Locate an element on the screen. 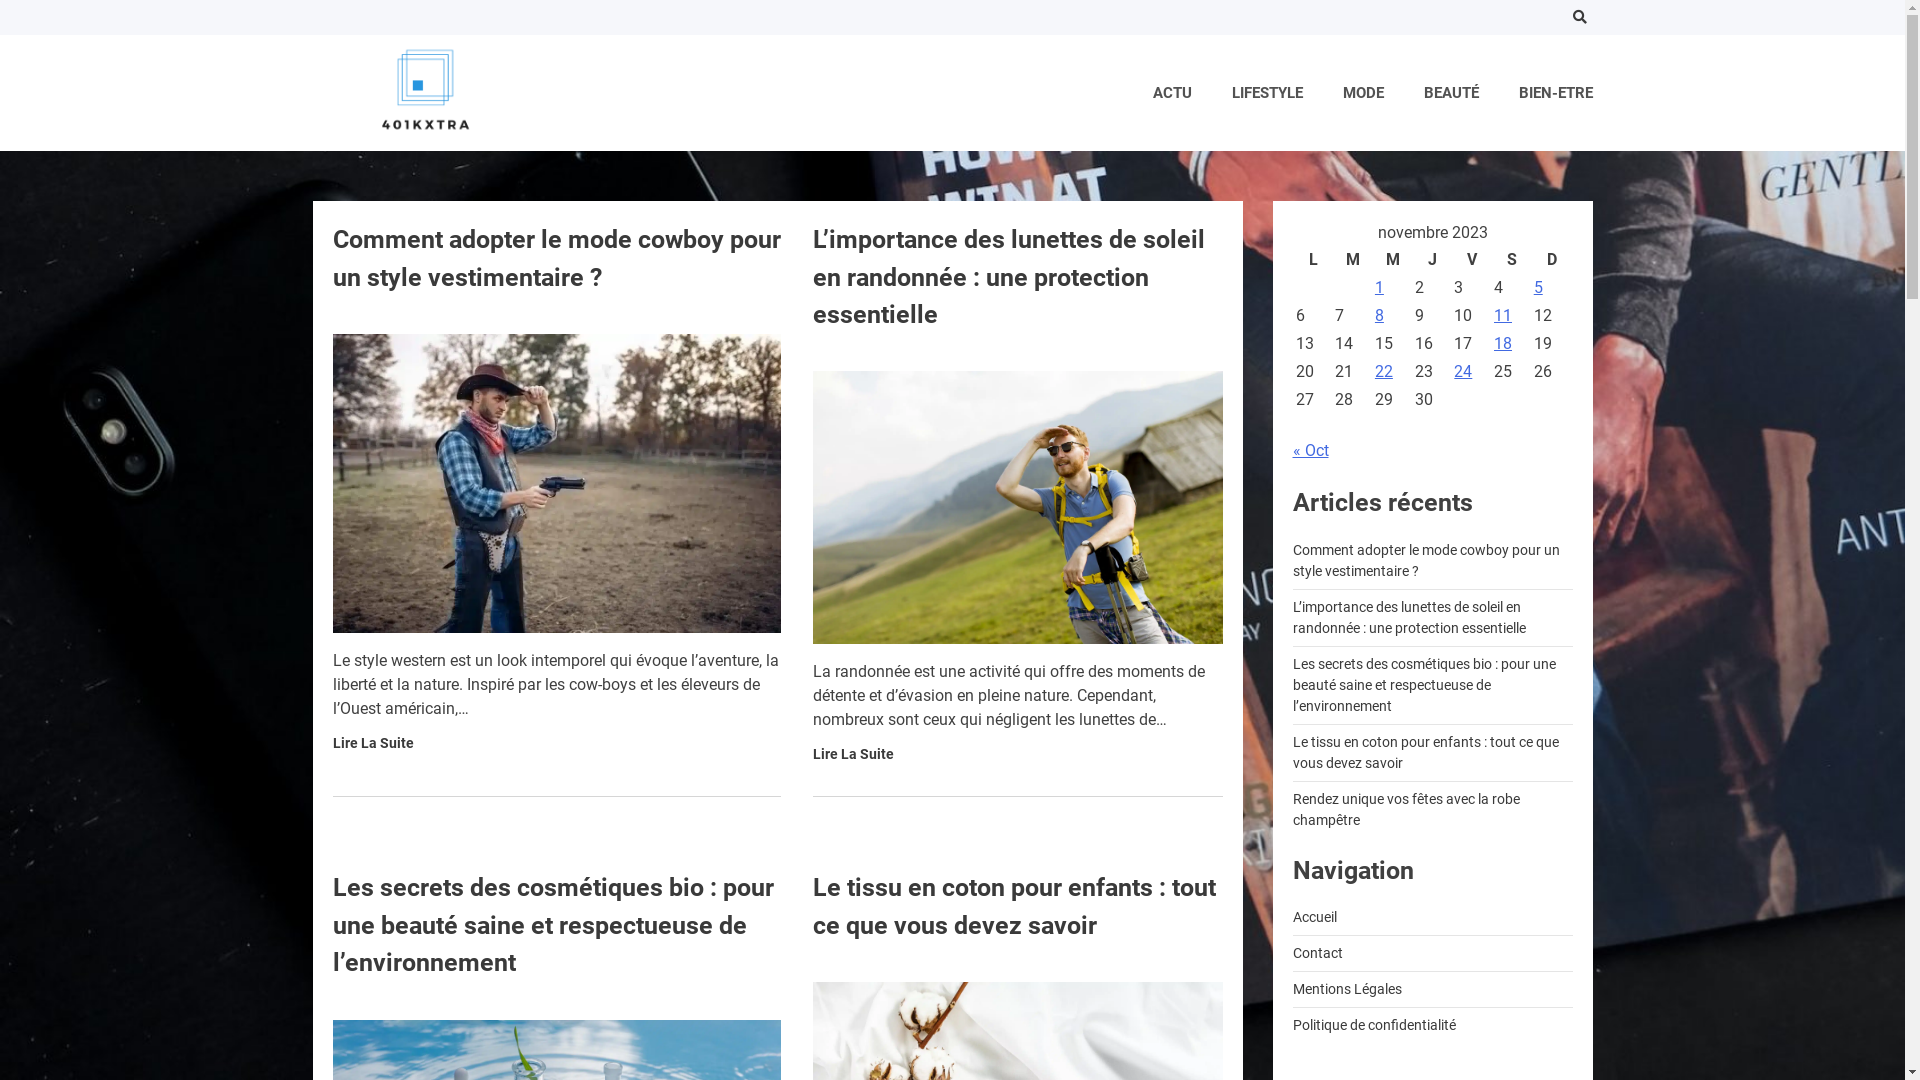 The height and width of the screenshot is (1080, 1920). '24' is located at coordinates (1463, 371).